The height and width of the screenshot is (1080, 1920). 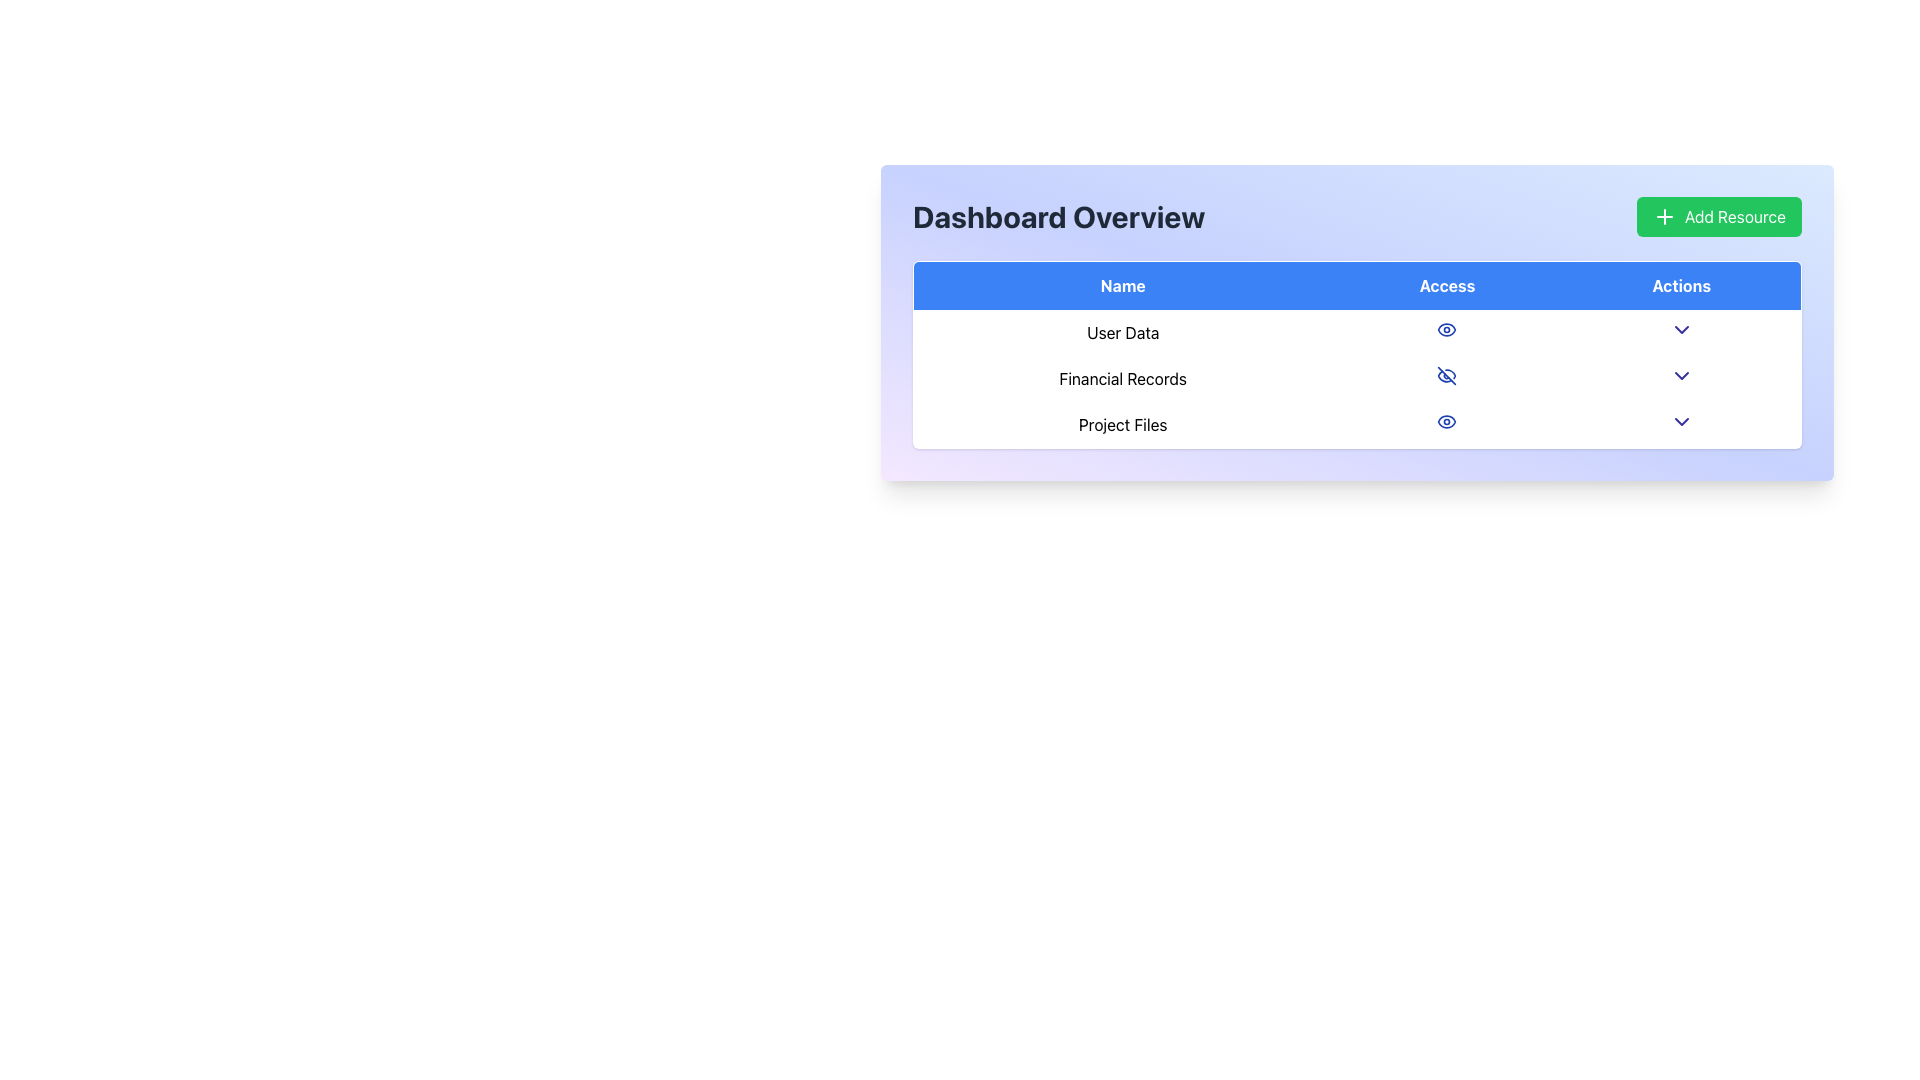 What do you see at coordinates (1680, 420) in the screenshot?
I see `the downward-pointing chevron icon in the third row of the 'Actions' column` at bounding box center [1680, 420].